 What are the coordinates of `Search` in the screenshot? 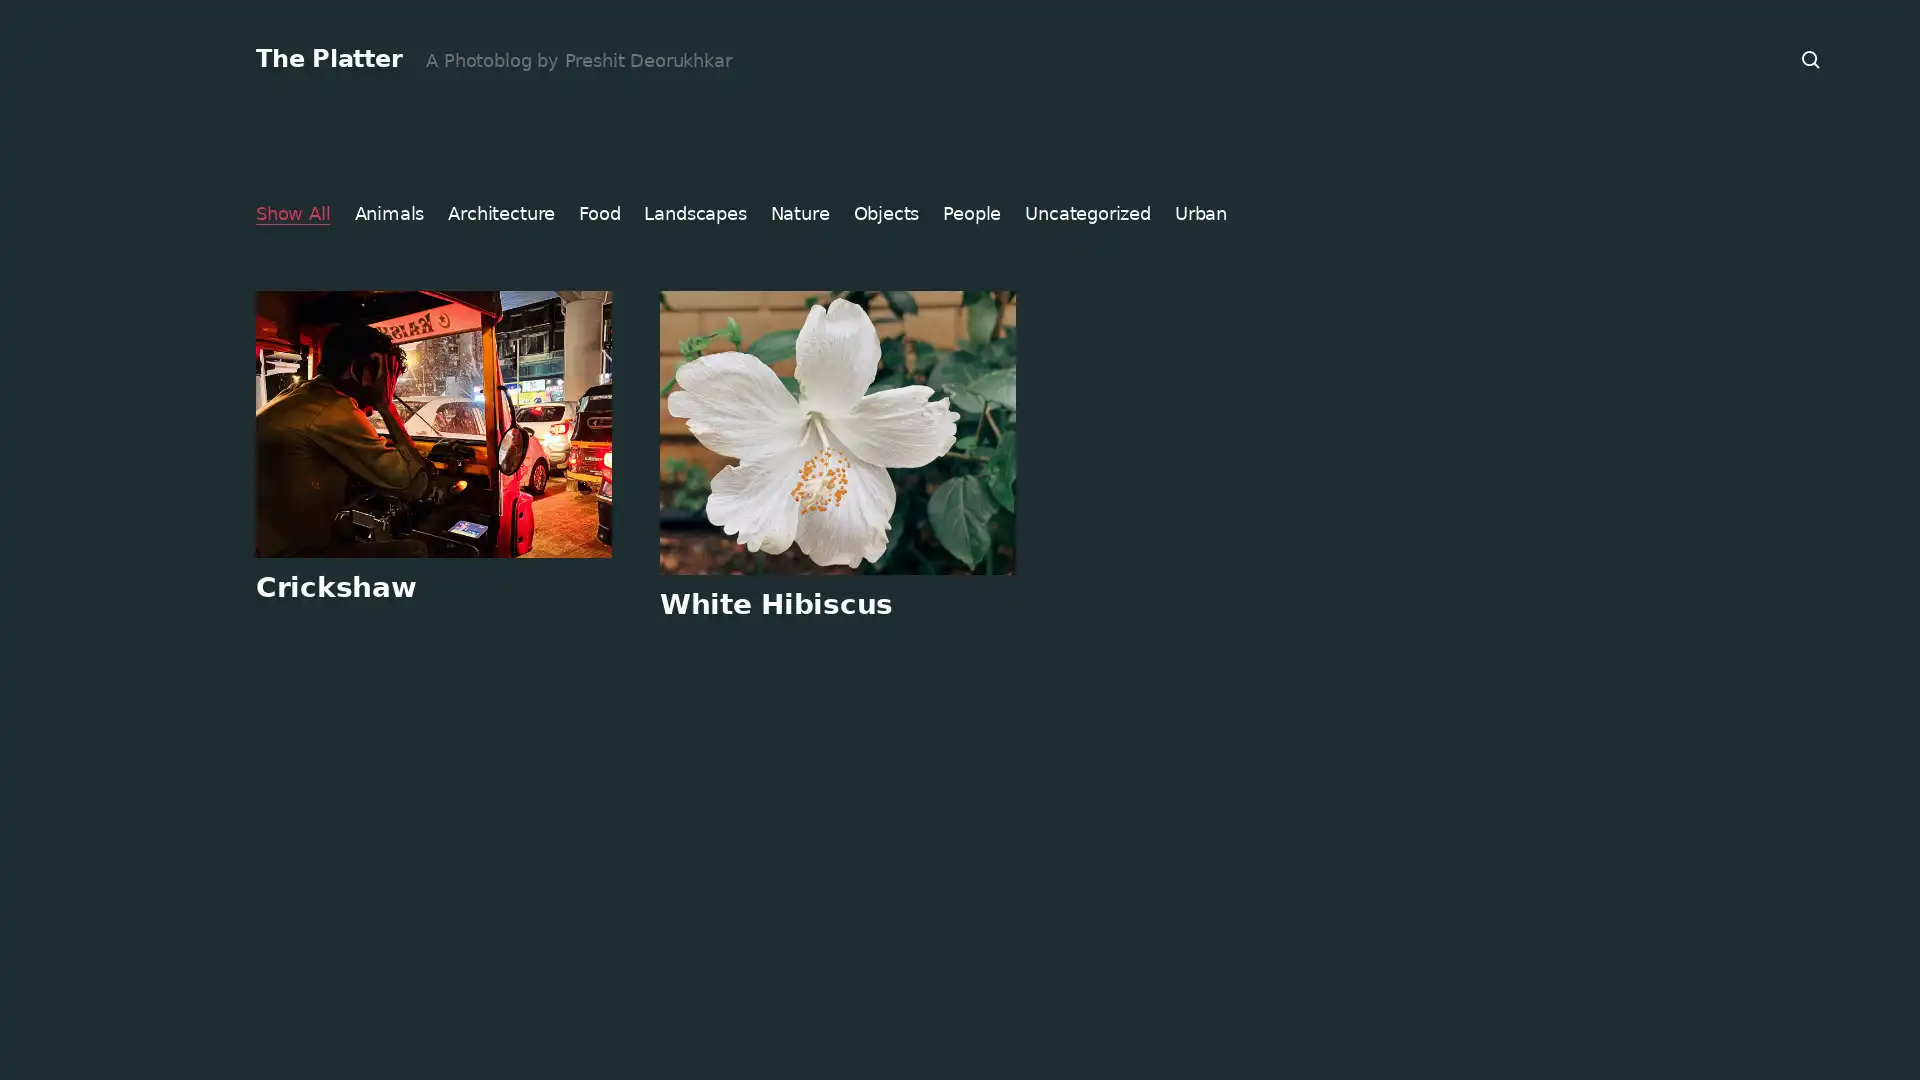 It's located at (1811, 59).